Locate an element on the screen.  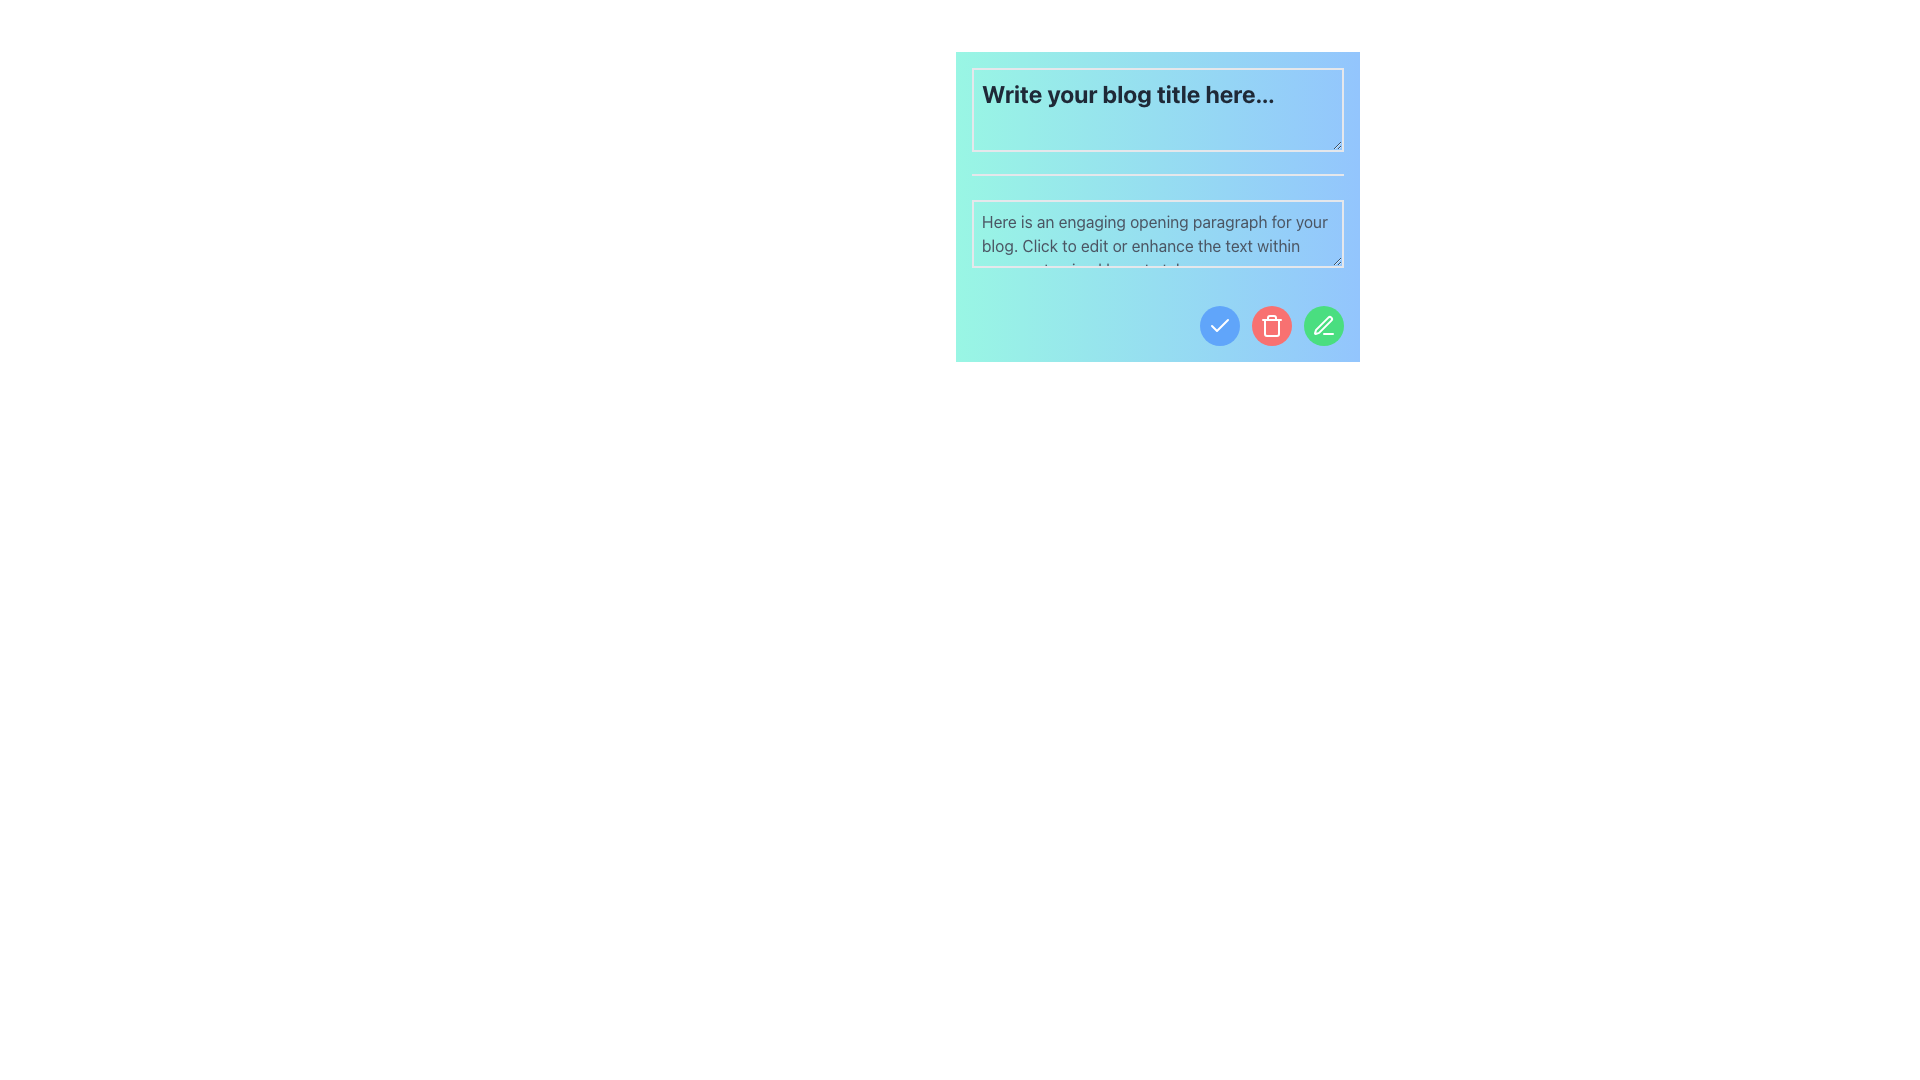
the trash can icon button, which is a minimalistic design displayed in white color against a circular red background is located at coordinates (1271, 325).